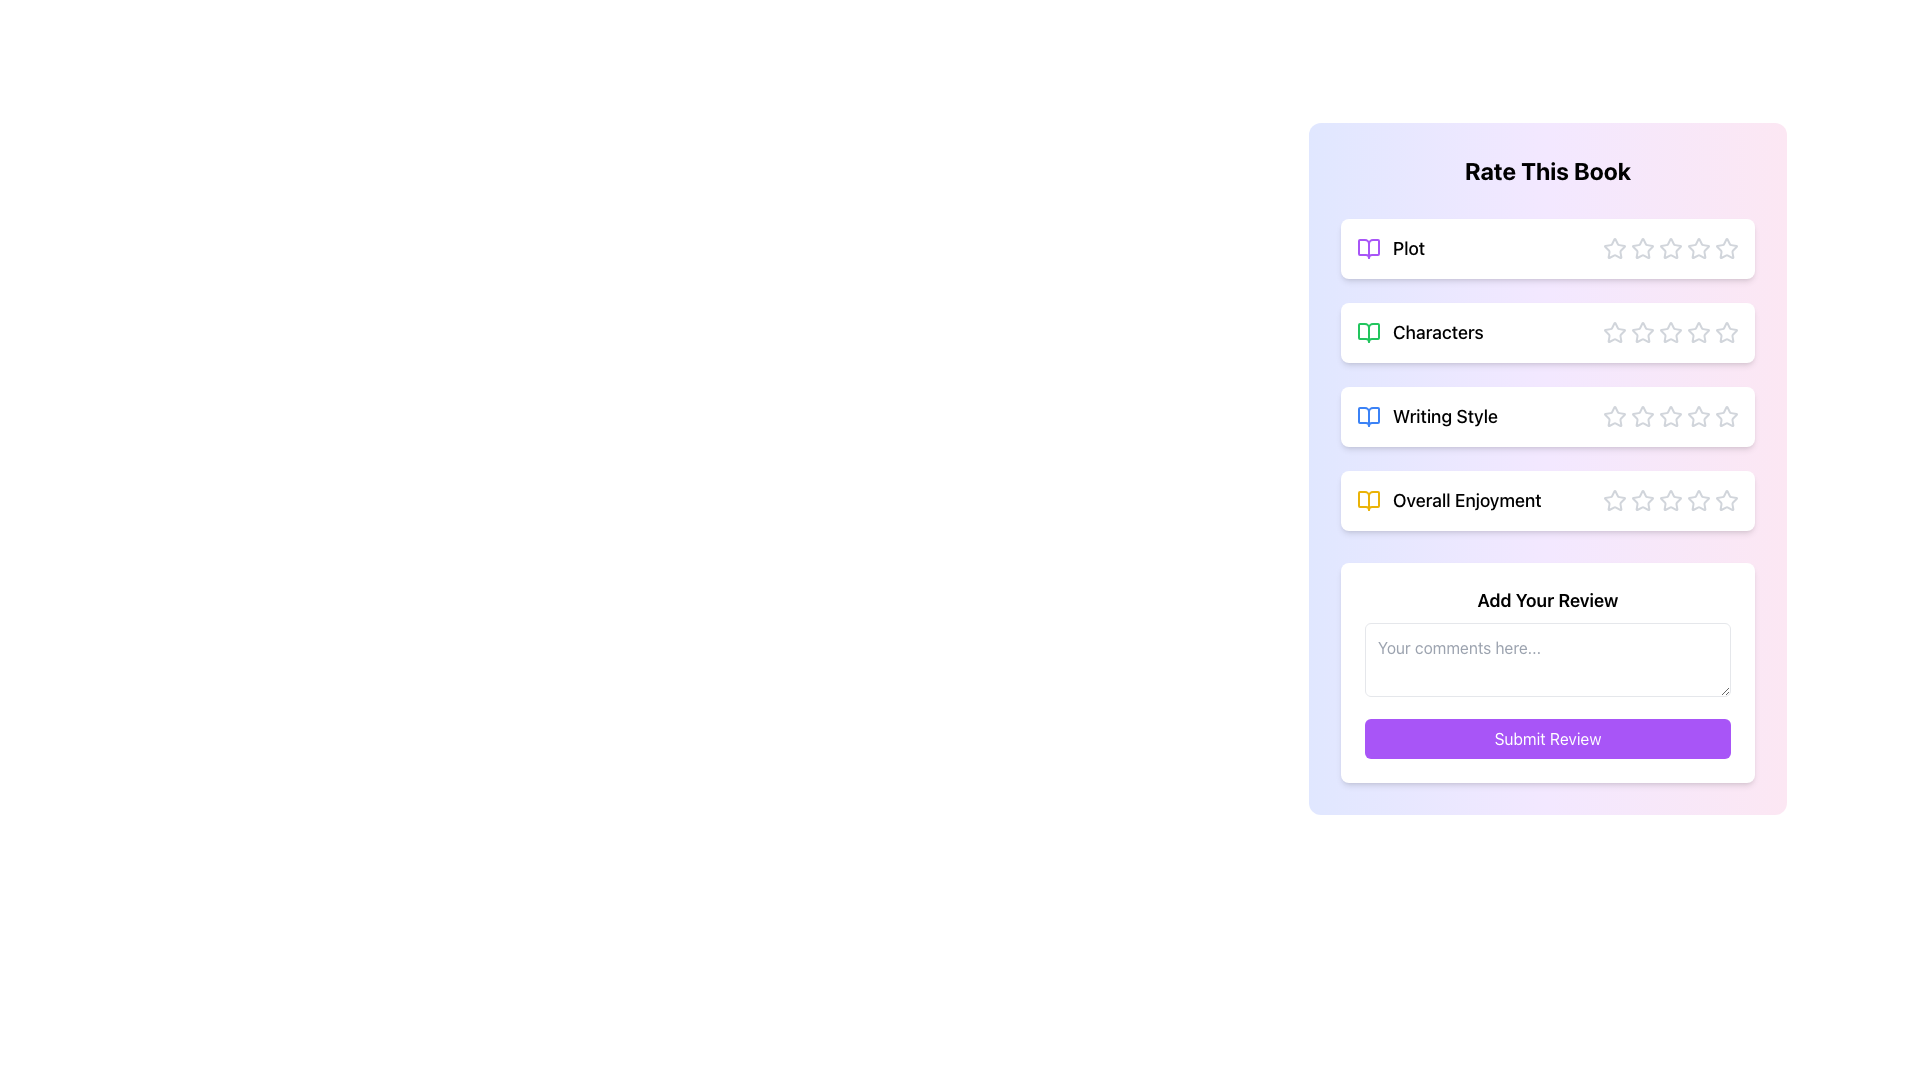 Image resolution: width=1920 pixels, height=1080 pixels. What do you see at coordinates (1614, 331) in the screenshot?
I see `the first star icon in the 'Rate This Book' panel` at bounding box center [1614, 331].